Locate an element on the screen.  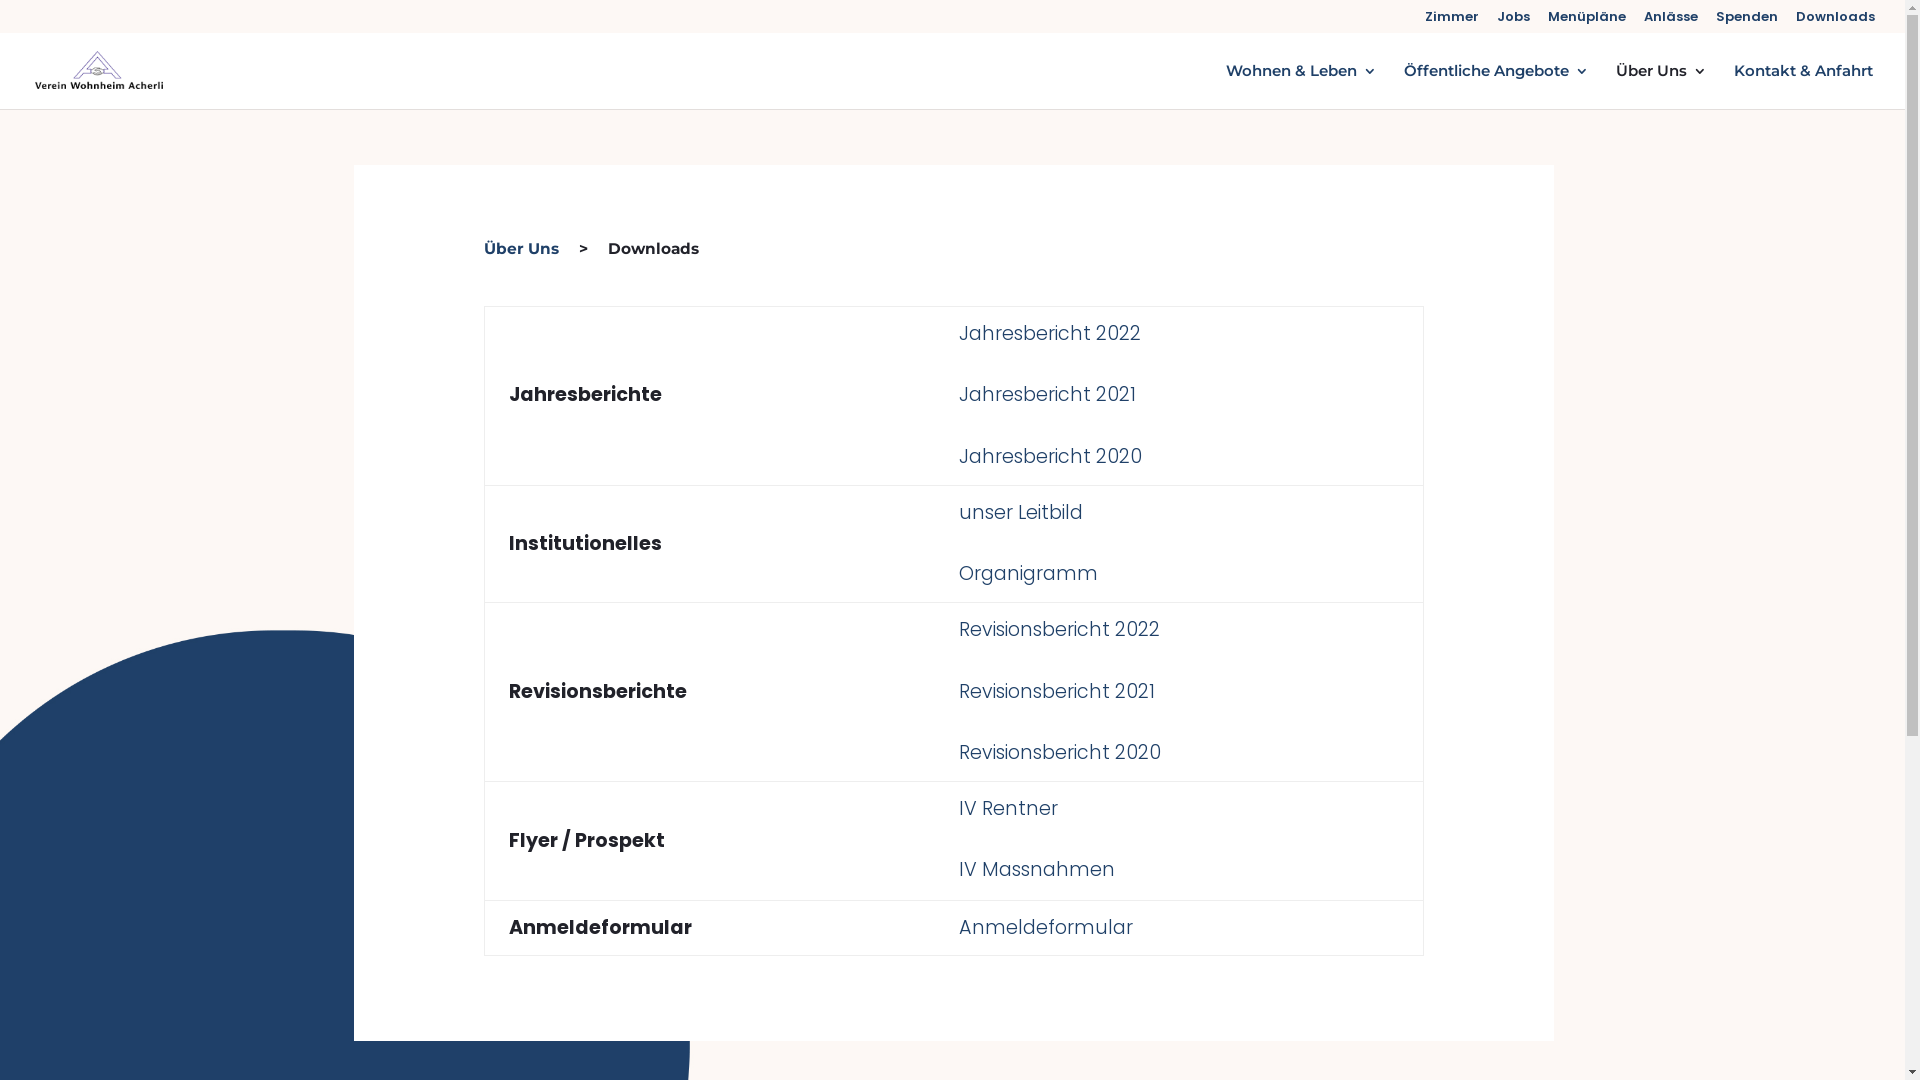
'Anmeldeformular ' is located at coordinates (1047, 927).